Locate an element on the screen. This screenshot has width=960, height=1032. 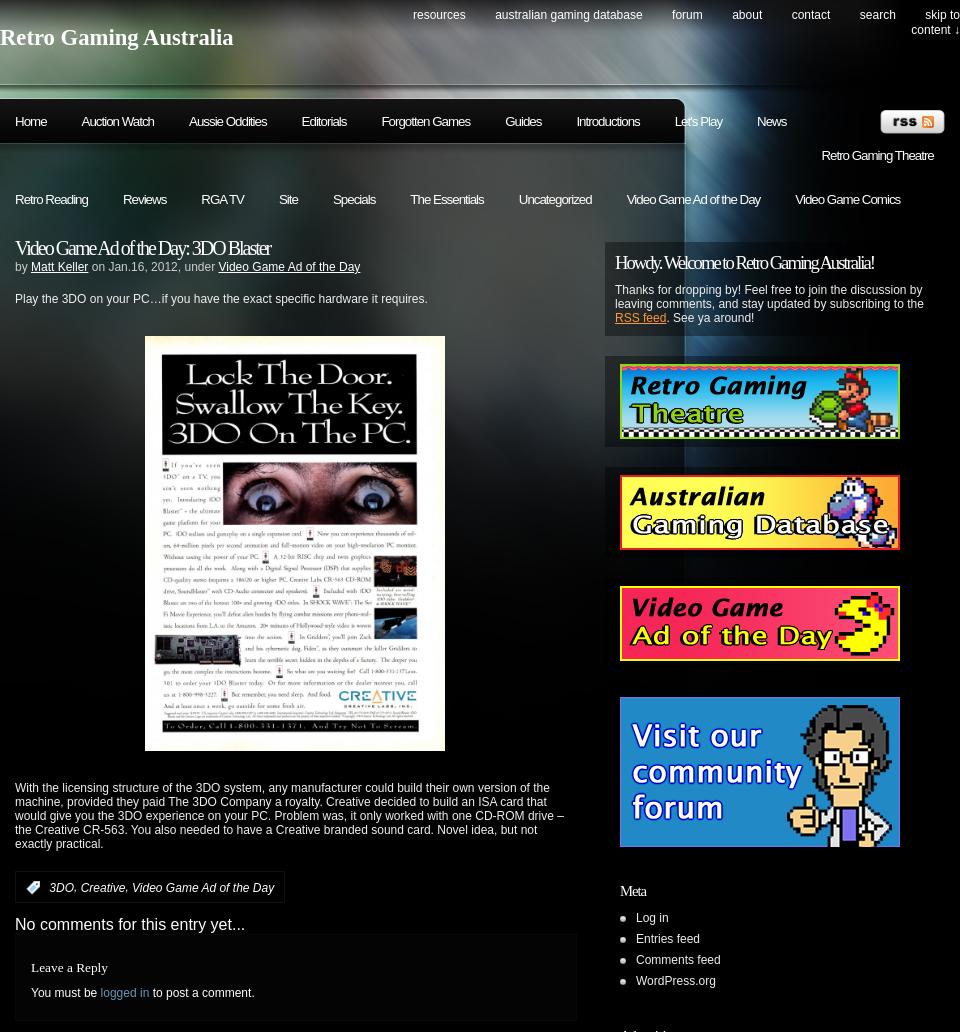
'. See ya around!' is located at coordinates (710, 317).